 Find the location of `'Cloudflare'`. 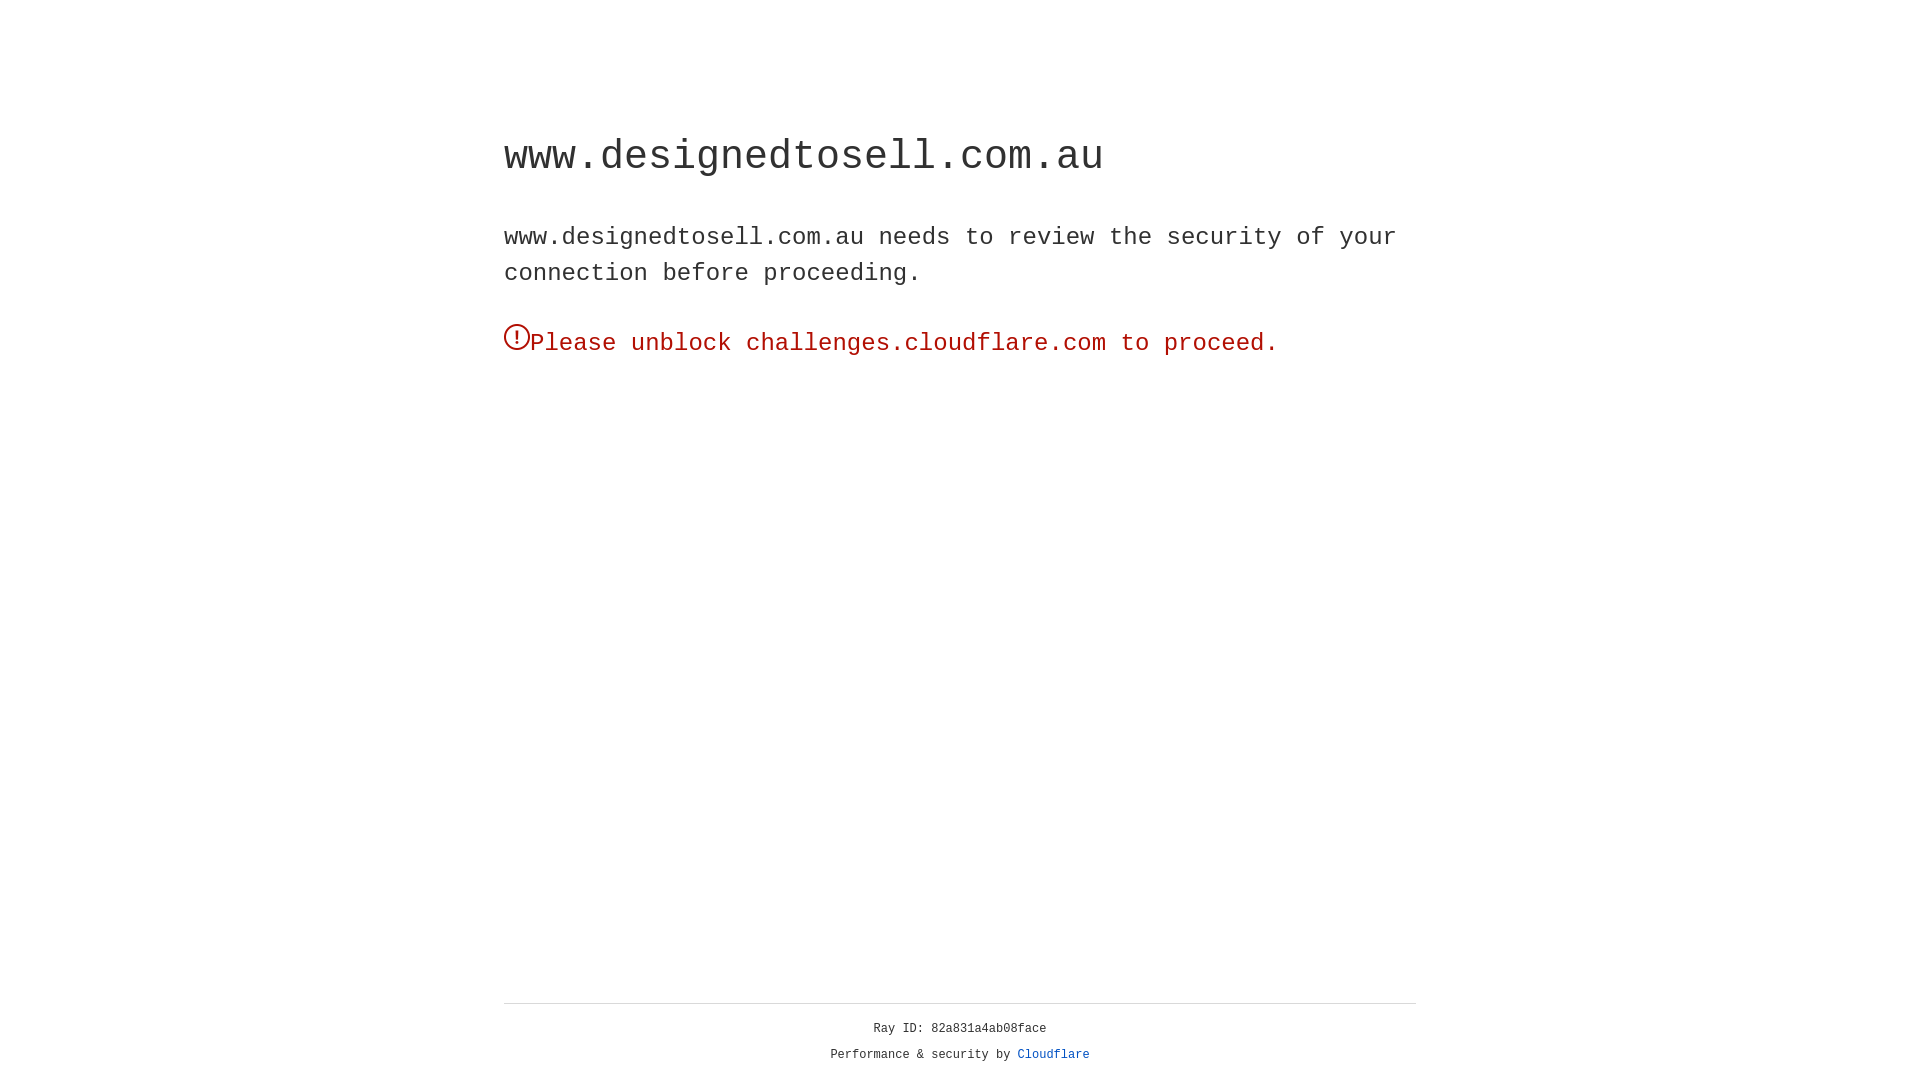

'Cloudflare' is located at coordinates (1053, 1054).